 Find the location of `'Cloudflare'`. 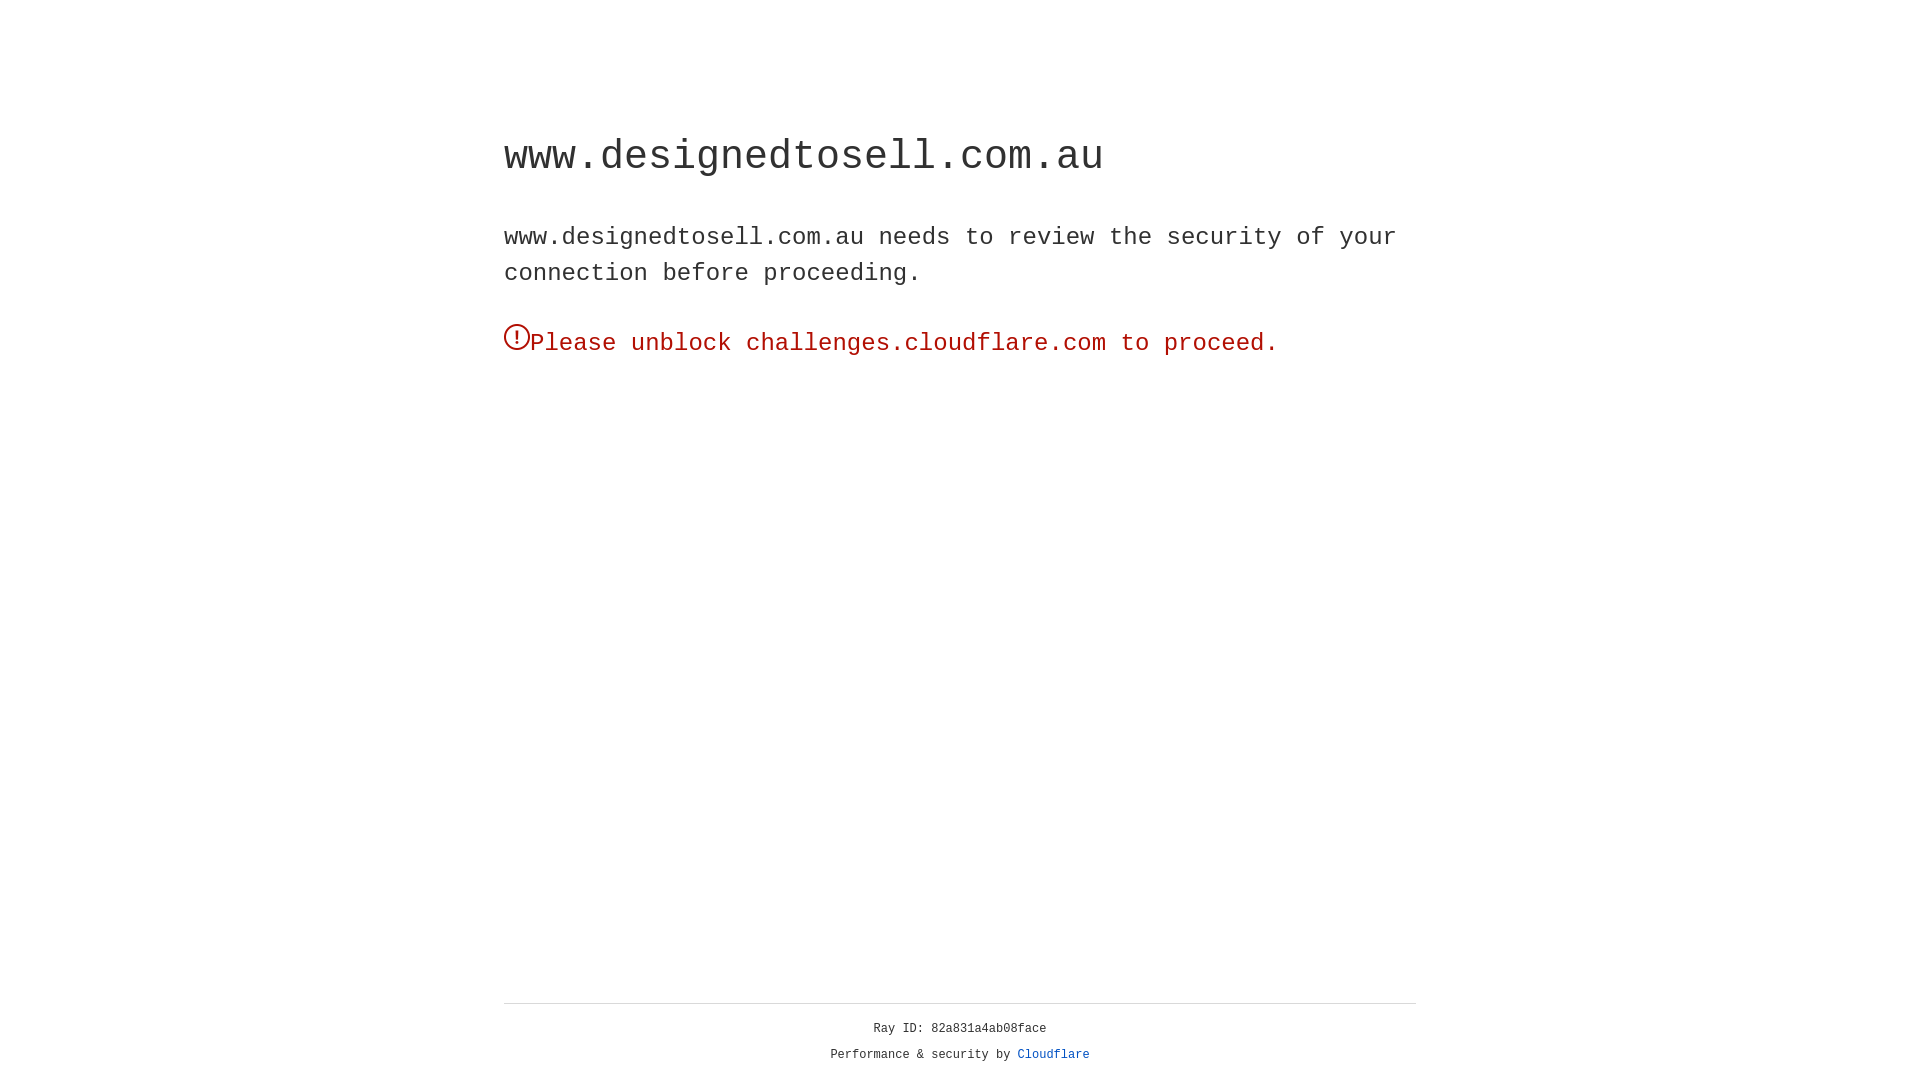

'Cloudflare' is located at coordinates (1053, 1054).